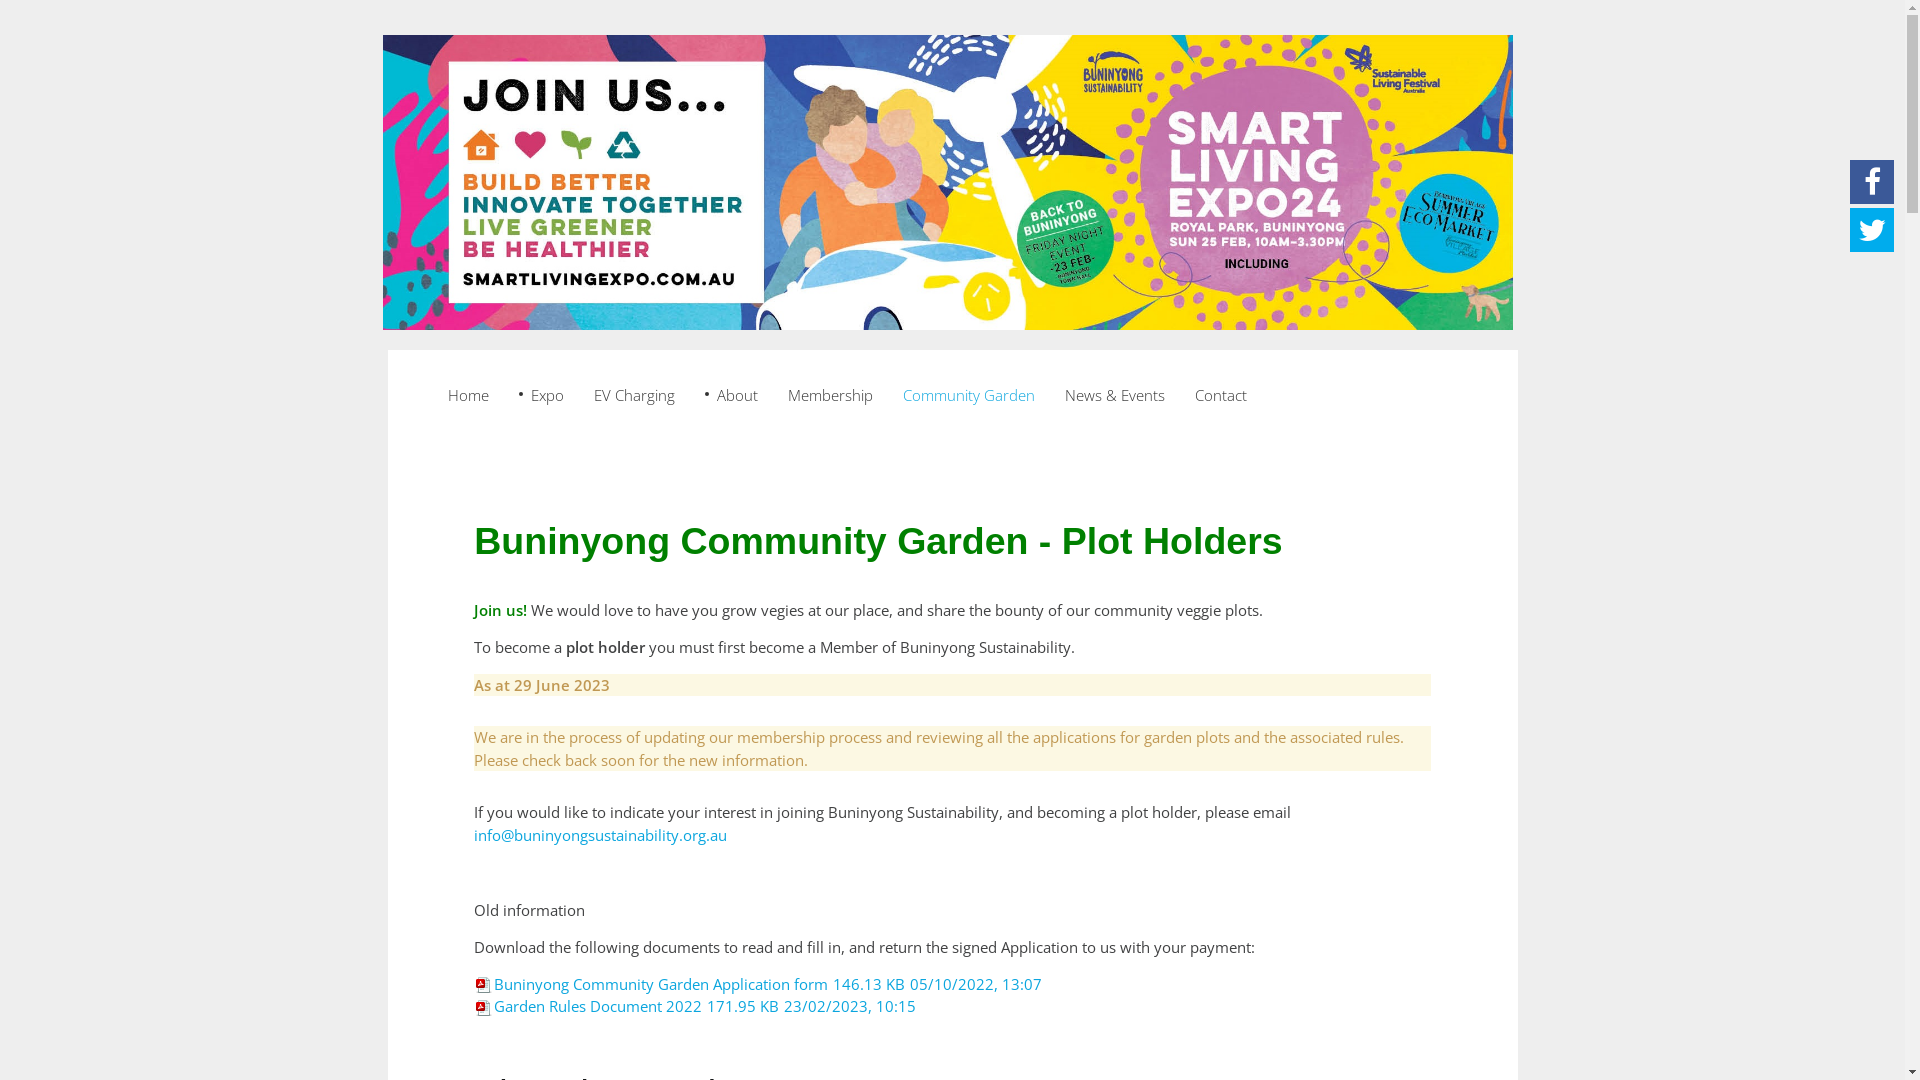 The image size is (1920, 1080). I want to click on 'Home', so click(467, 394).